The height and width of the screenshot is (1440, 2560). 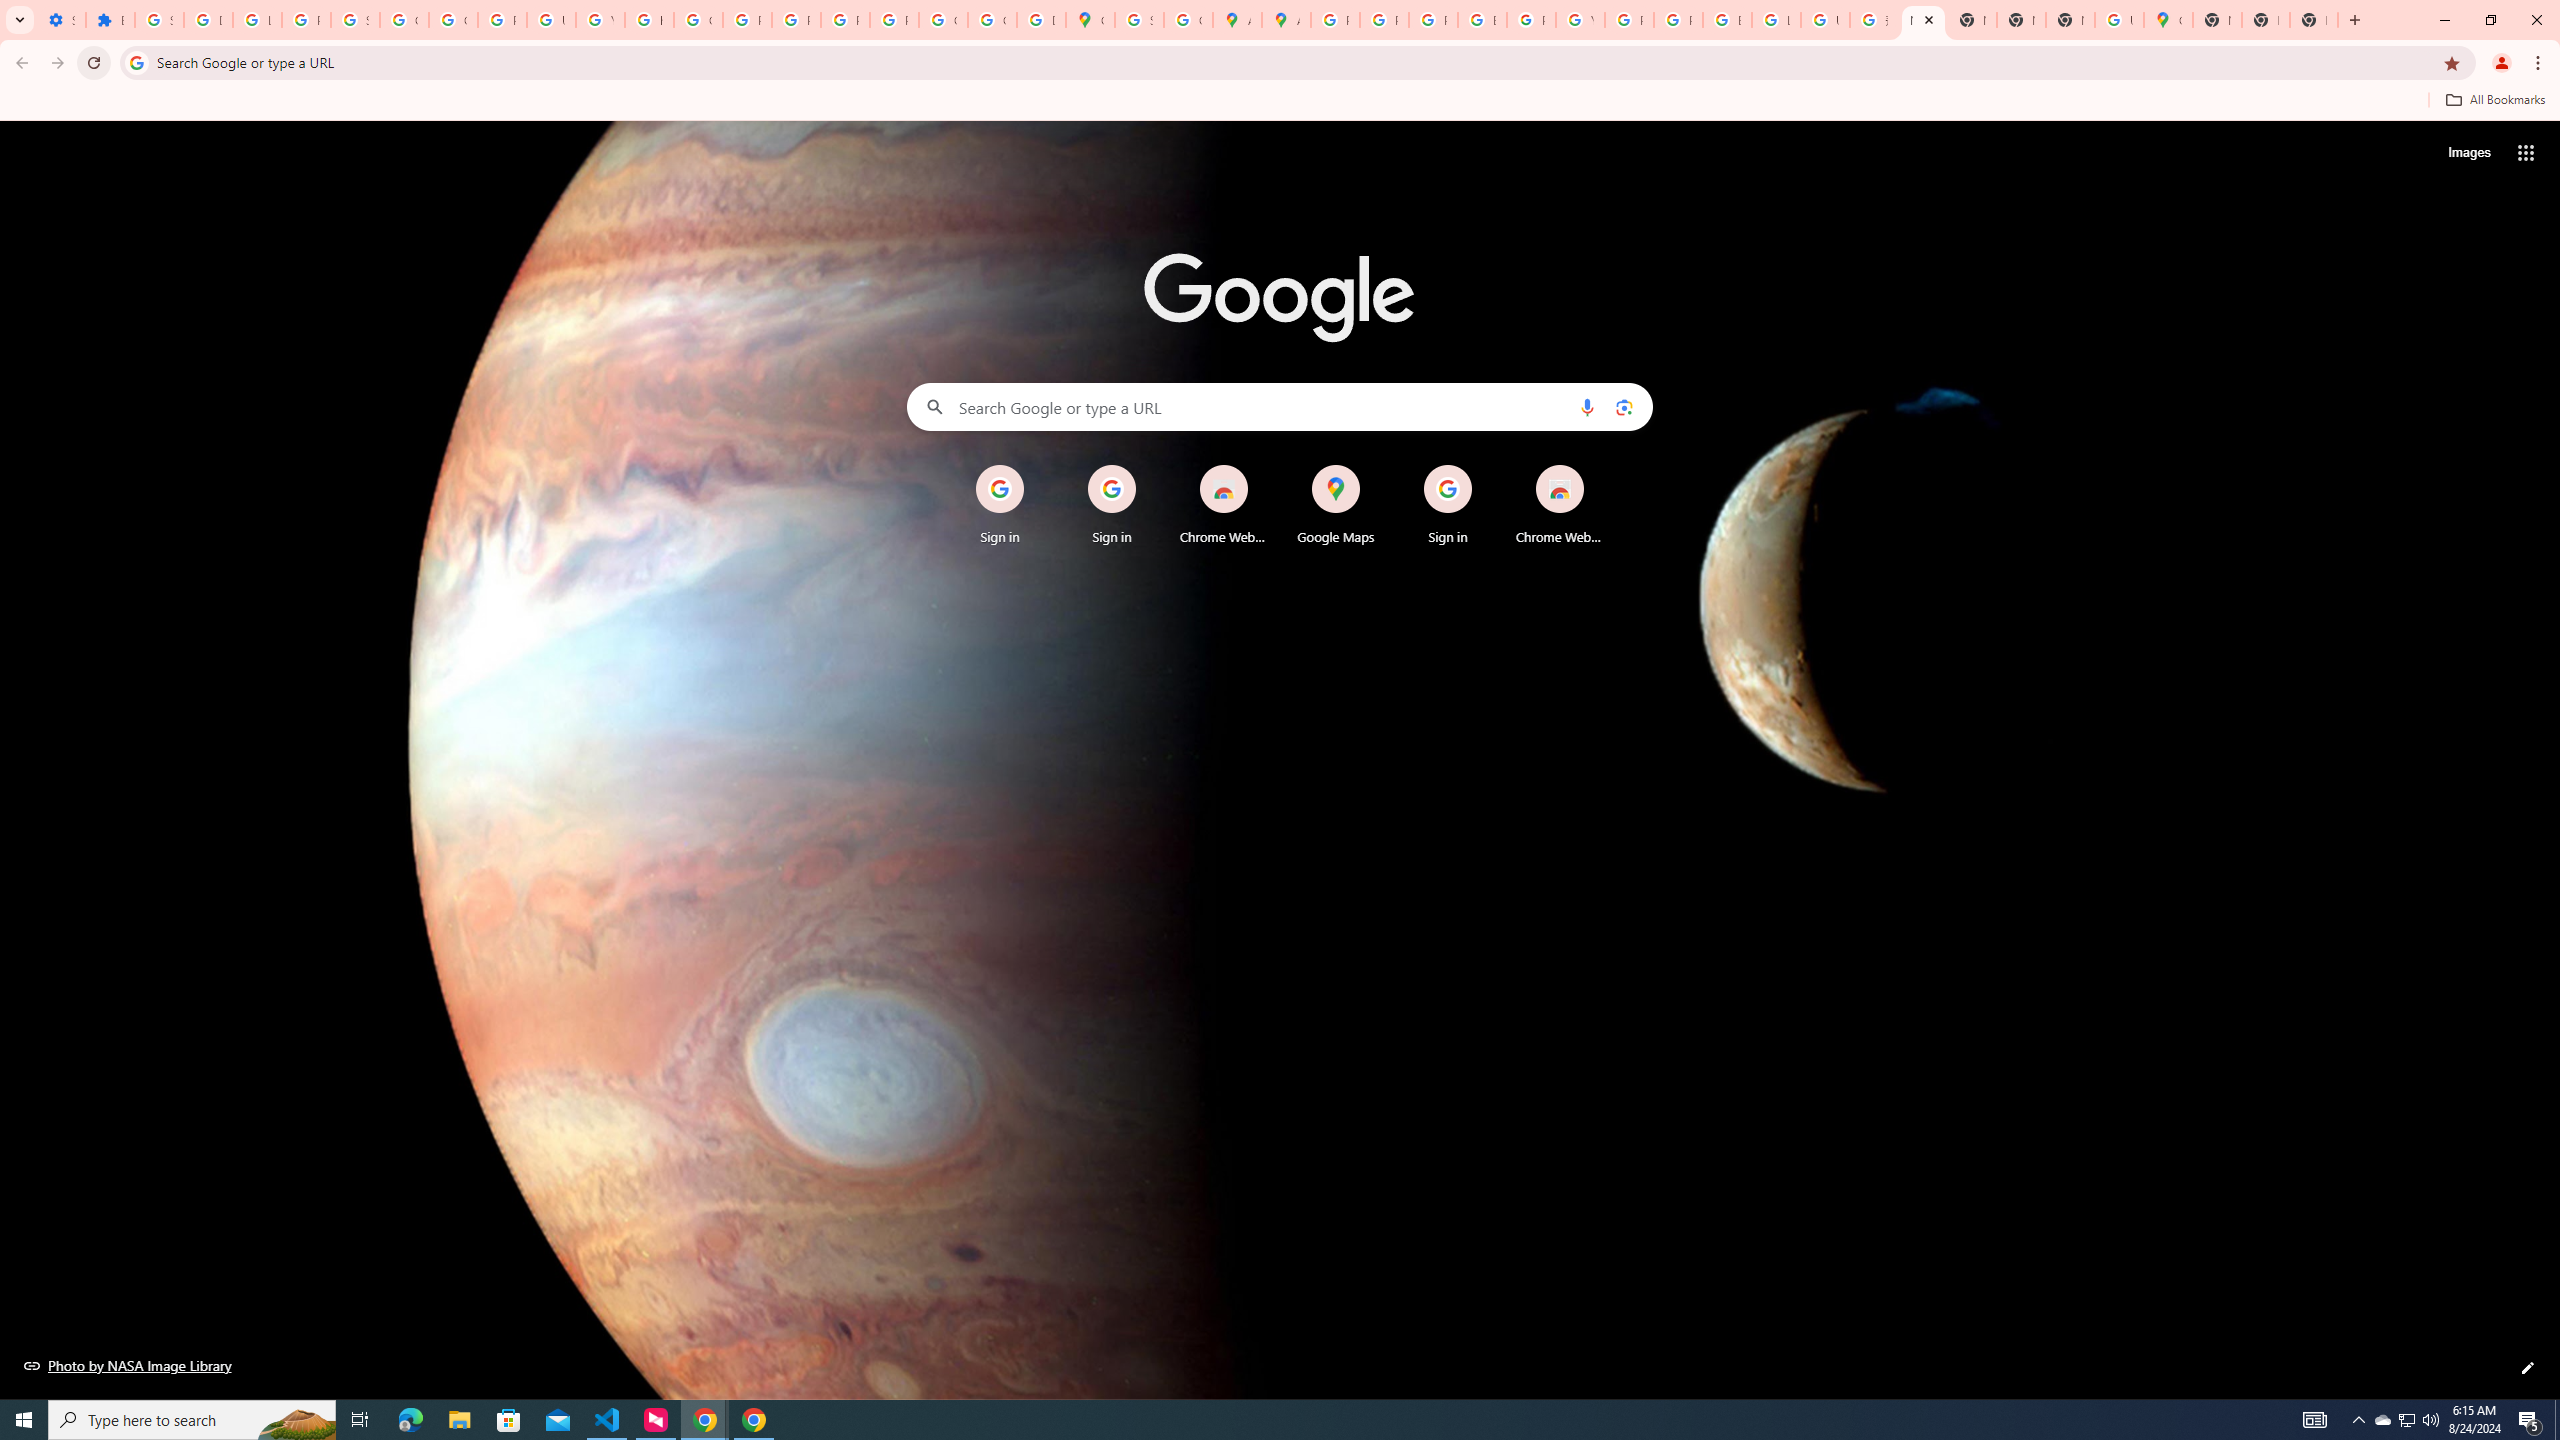 What do you see at coordinates (649, 19) in the screenshot?
I see `'https://scholar.google.com/'` at bounding box center [649, 19].